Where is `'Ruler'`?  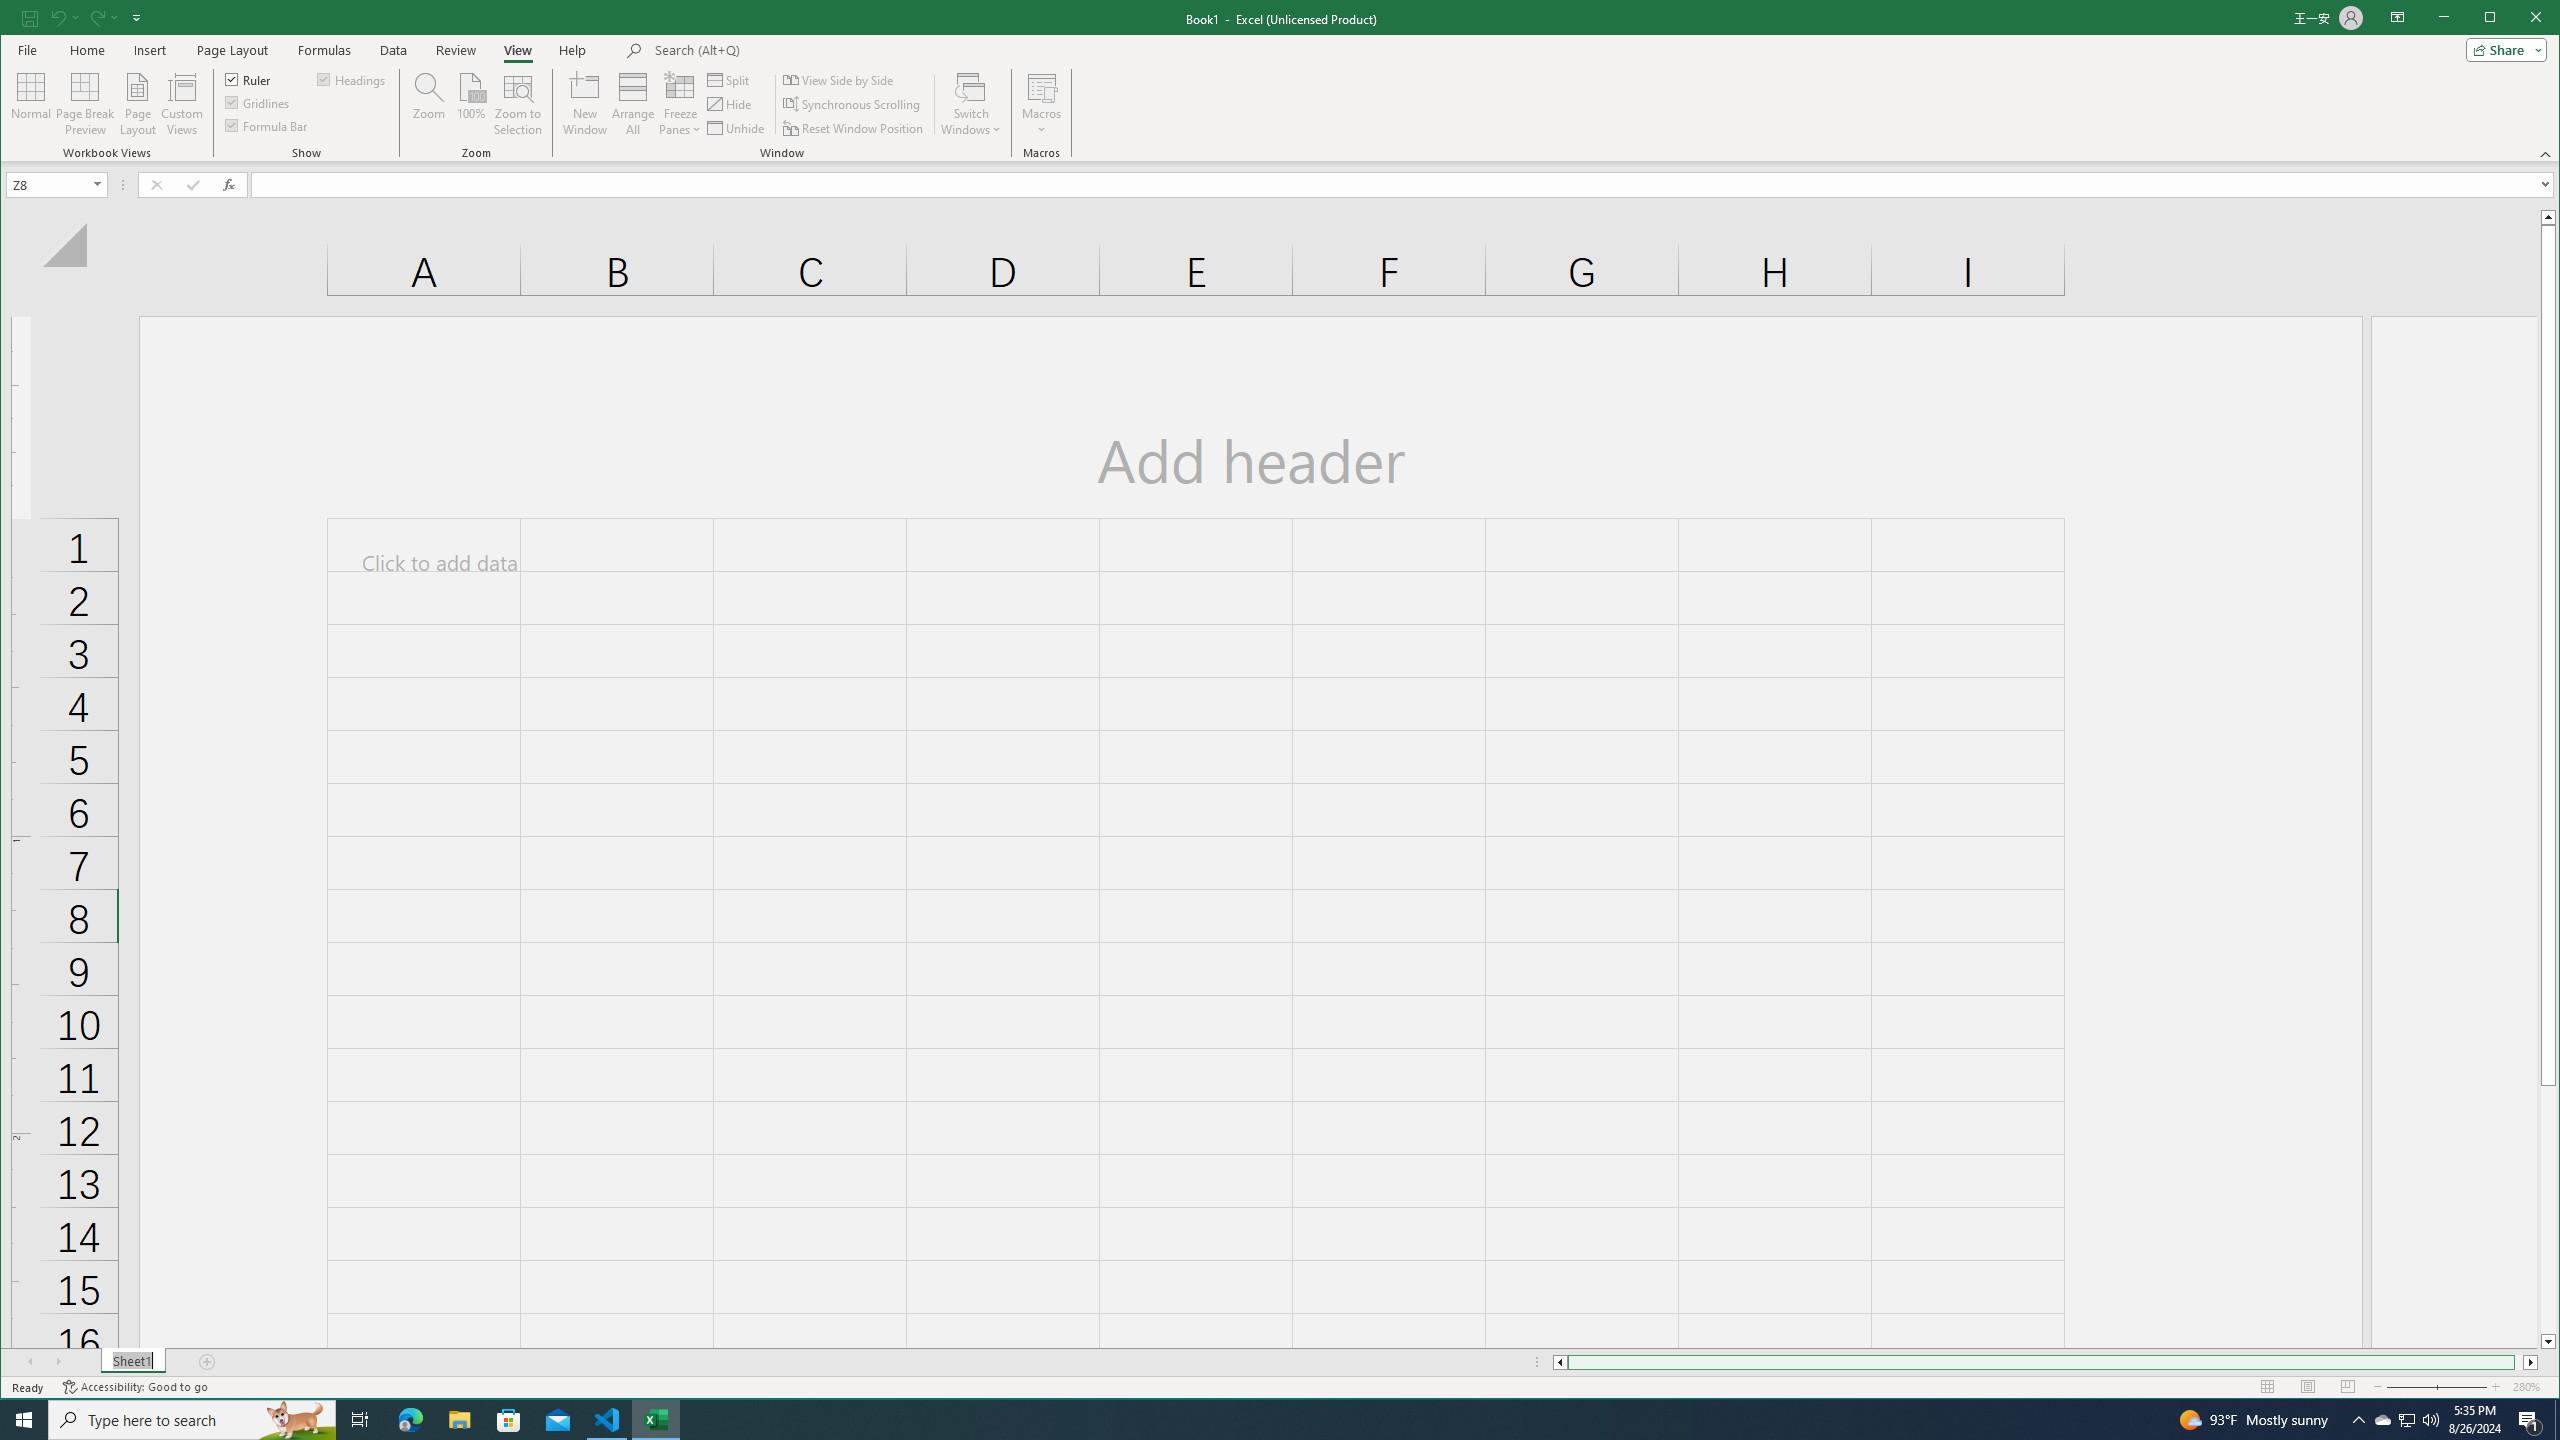
'Ruler' is located at coordinates (248, 78).